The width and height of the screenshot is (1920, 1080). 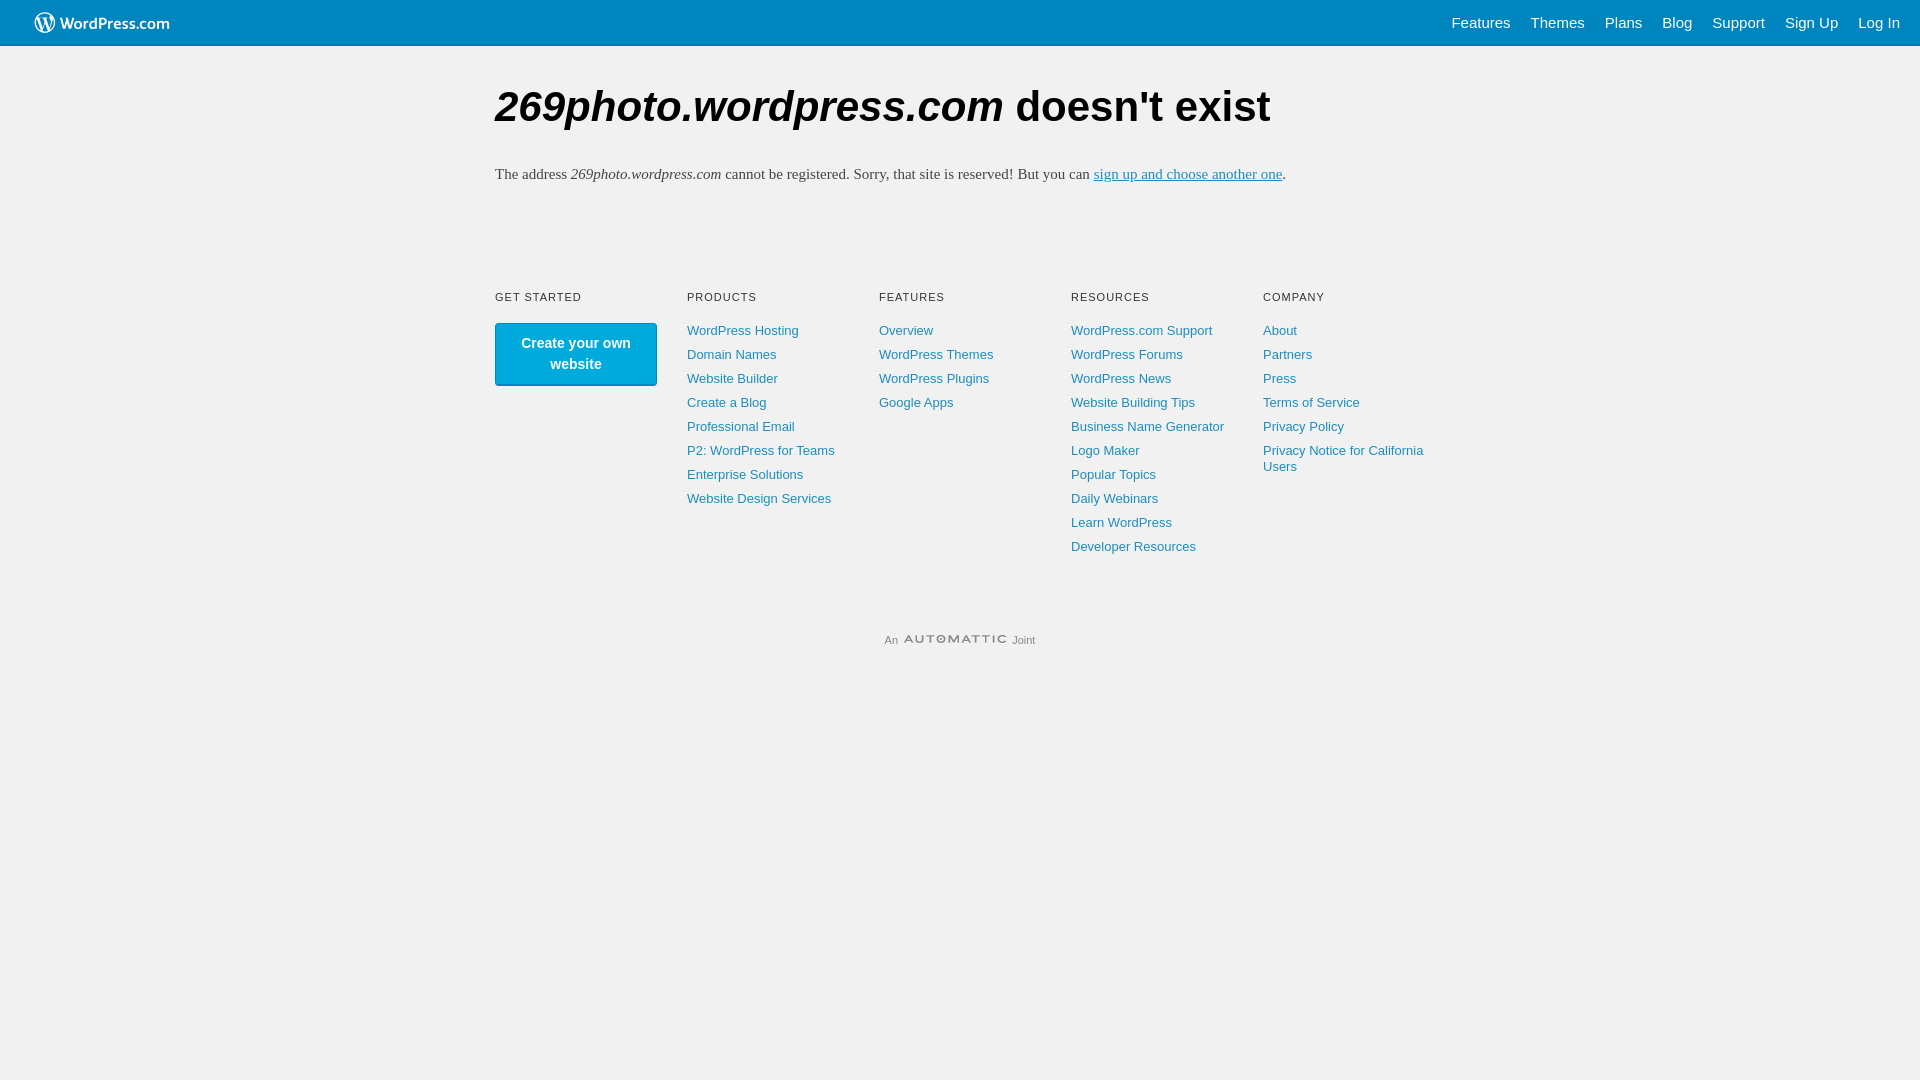 What do you see at coordinates (757, 497) in the screenshot?
I see `'Website Design Services'` at bounding box center [757, 497].